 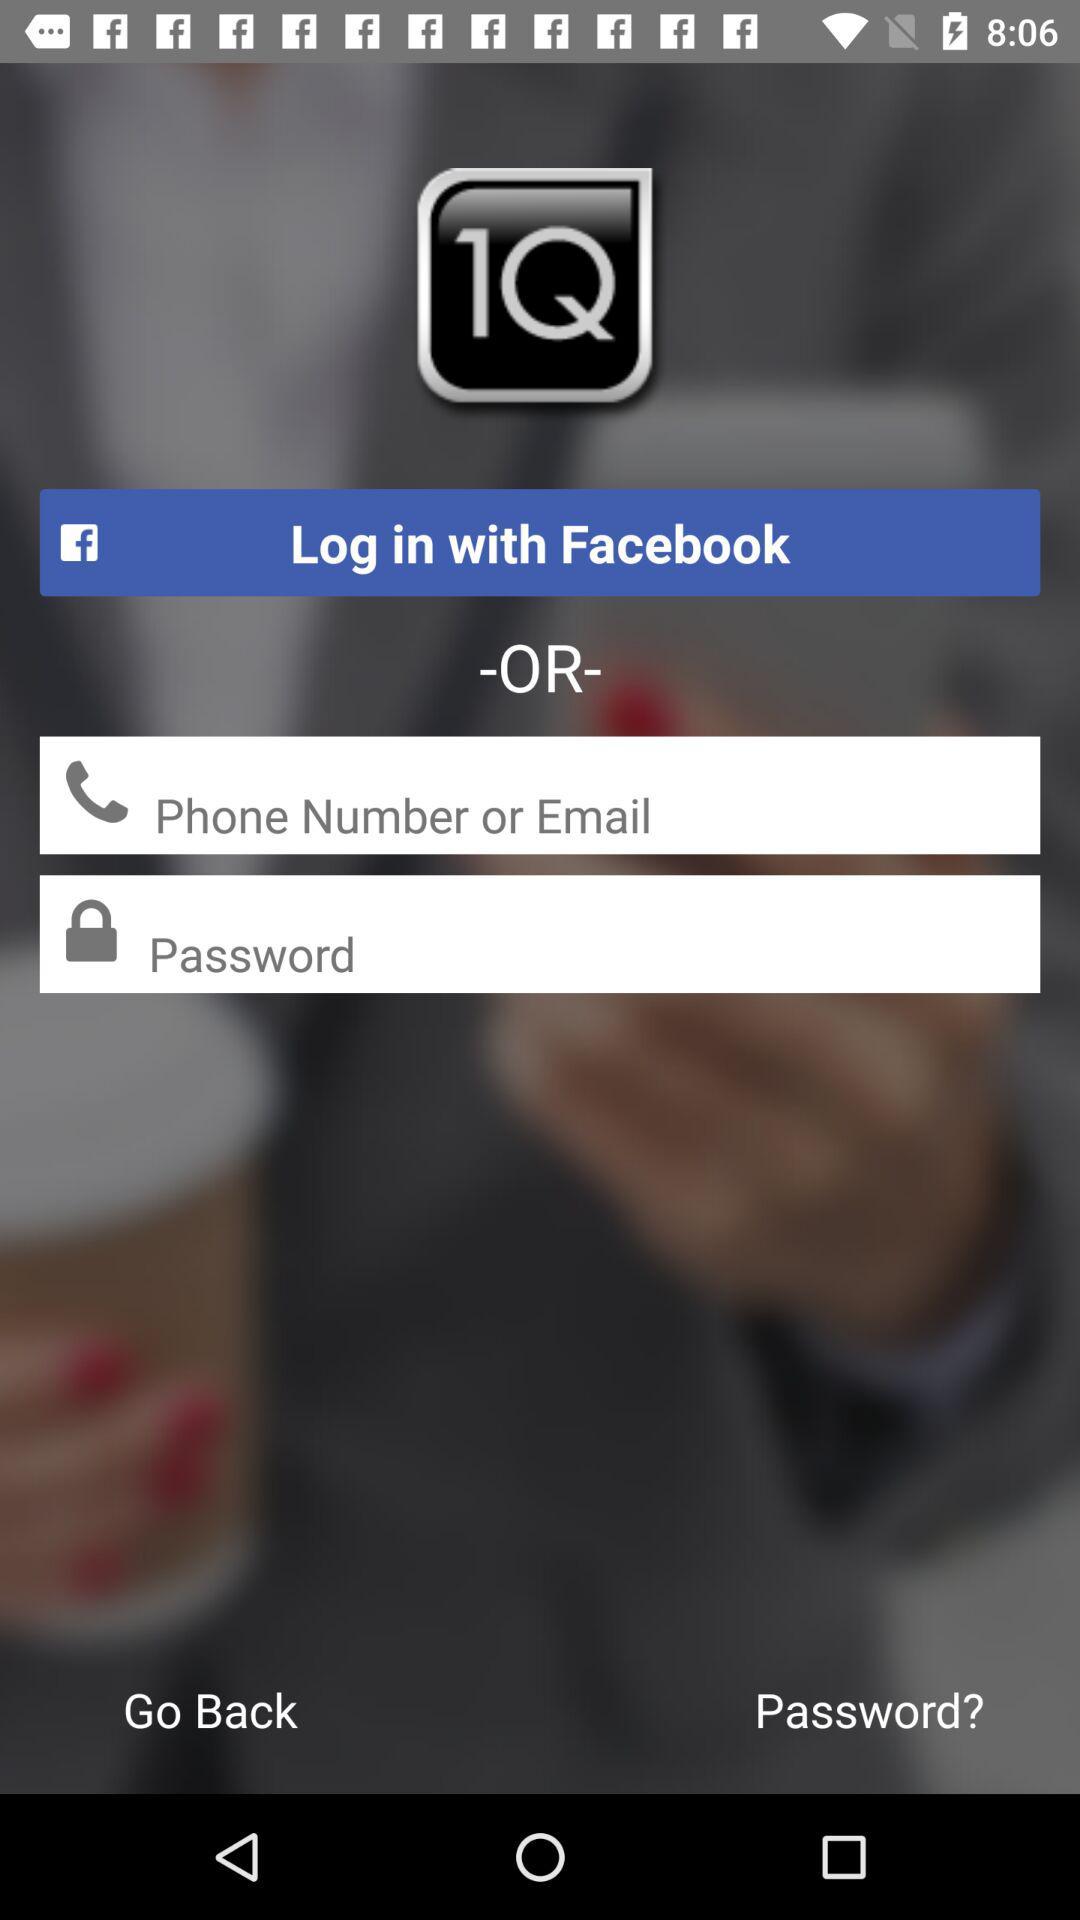 I want to click on password?, so click(x=868, y=1708).